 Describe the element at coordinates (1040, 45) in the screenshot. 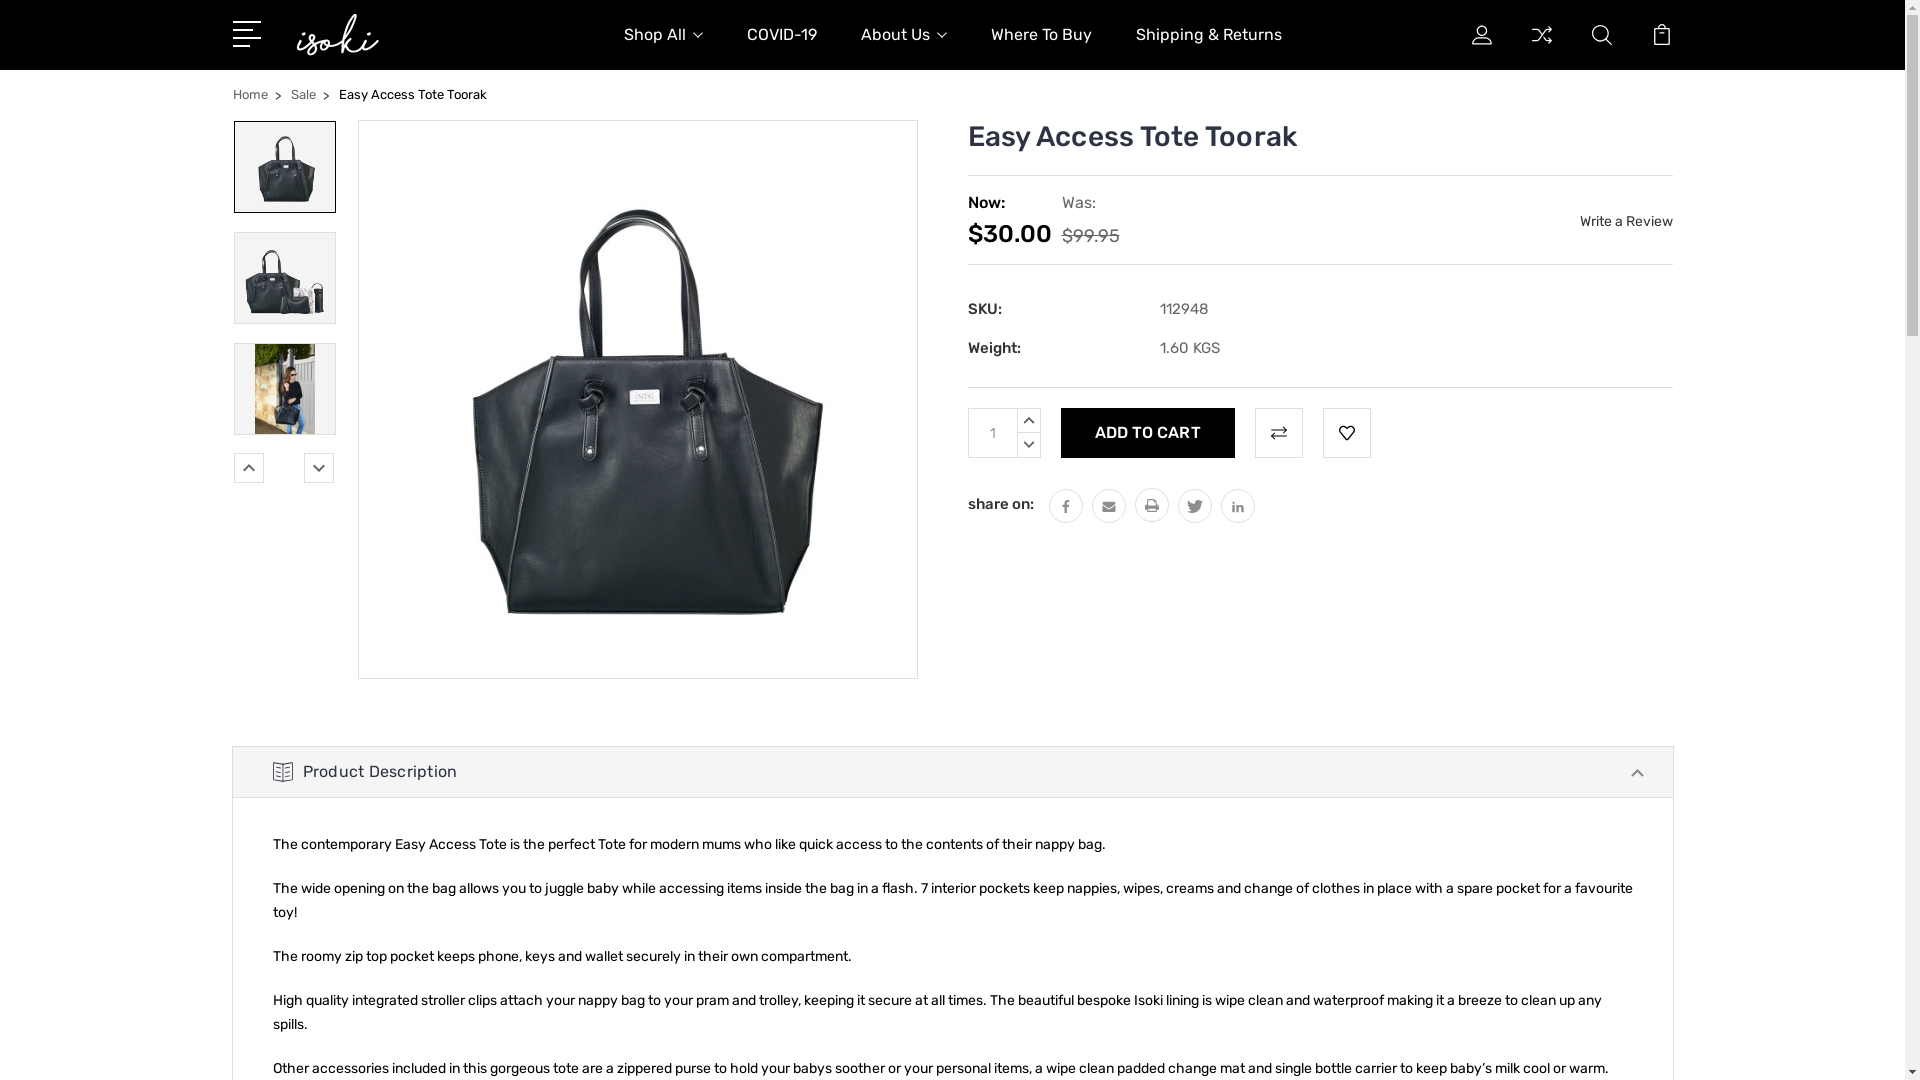

I see `'Where To Buy'` at that location.